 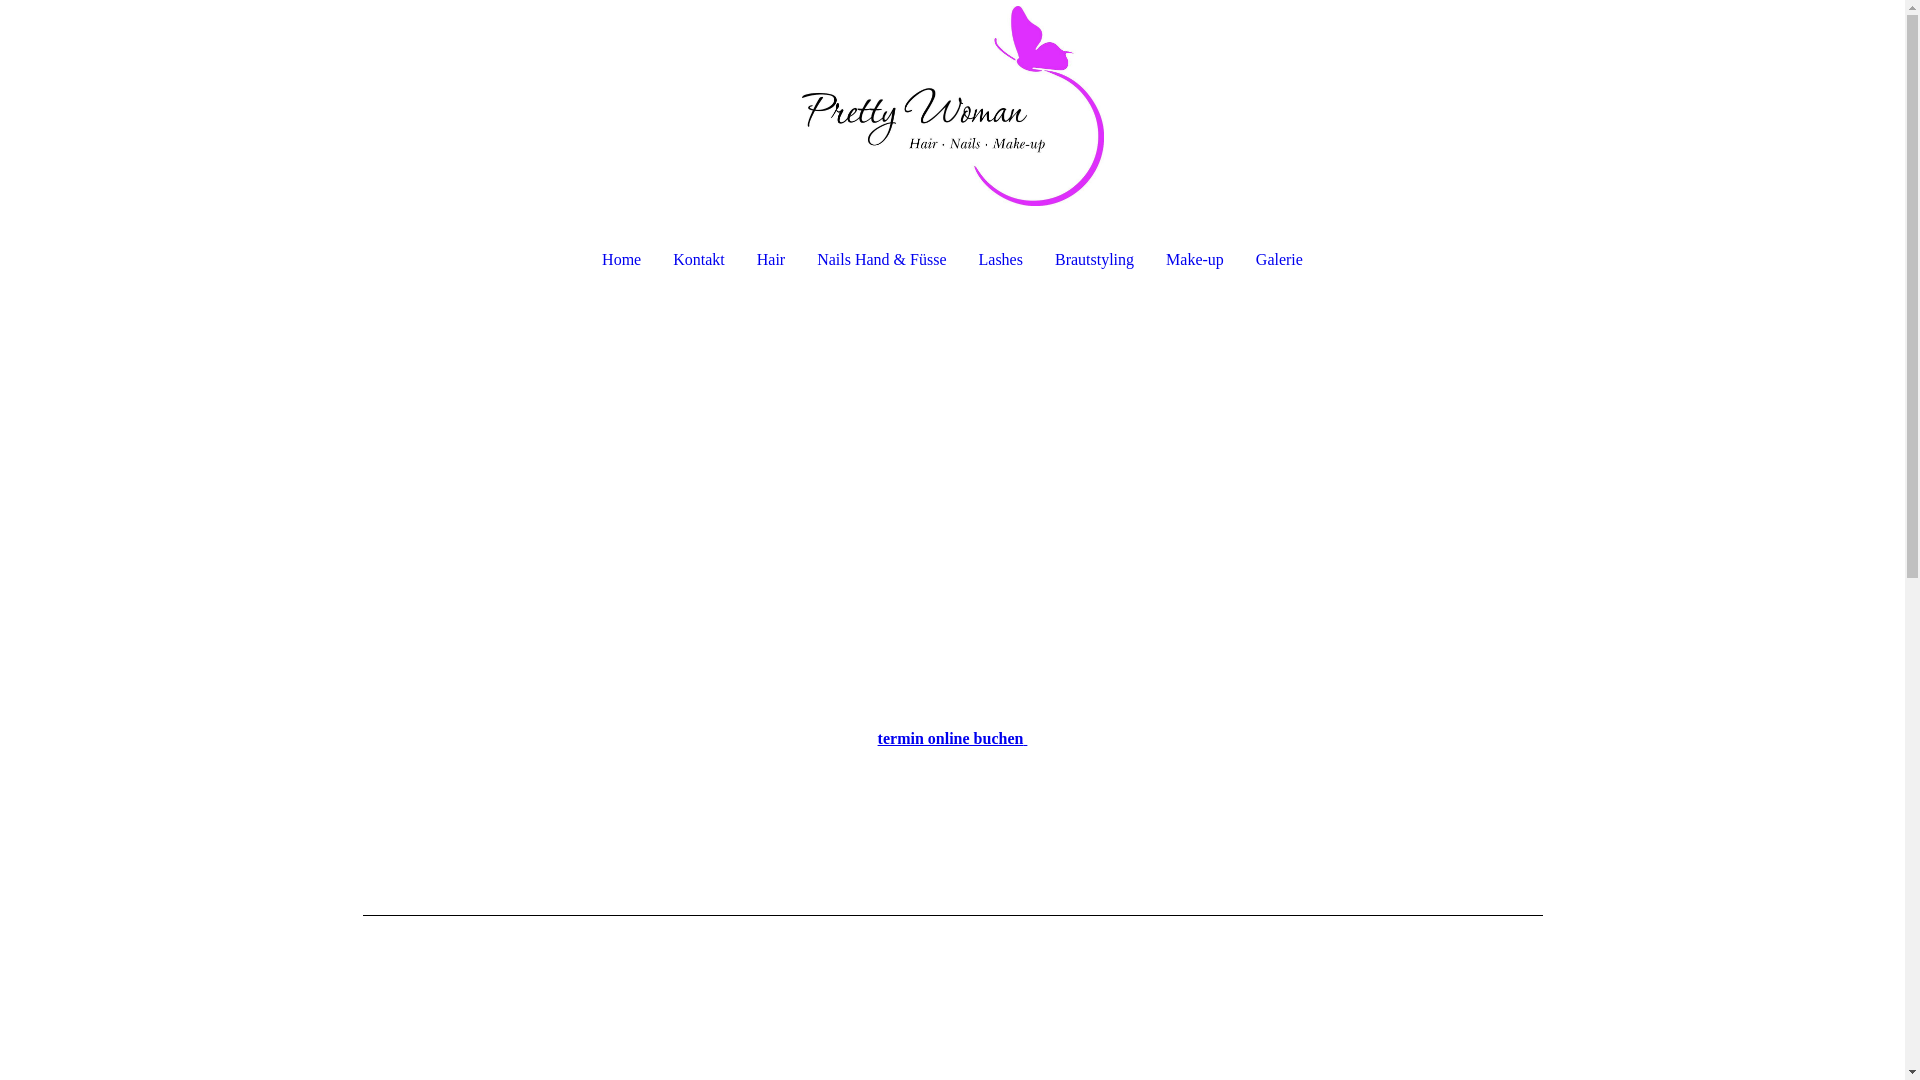 What do you see at coordinates (612, 258) in the screenshot?
I see `'Home'` at bounding box center [612, 258].